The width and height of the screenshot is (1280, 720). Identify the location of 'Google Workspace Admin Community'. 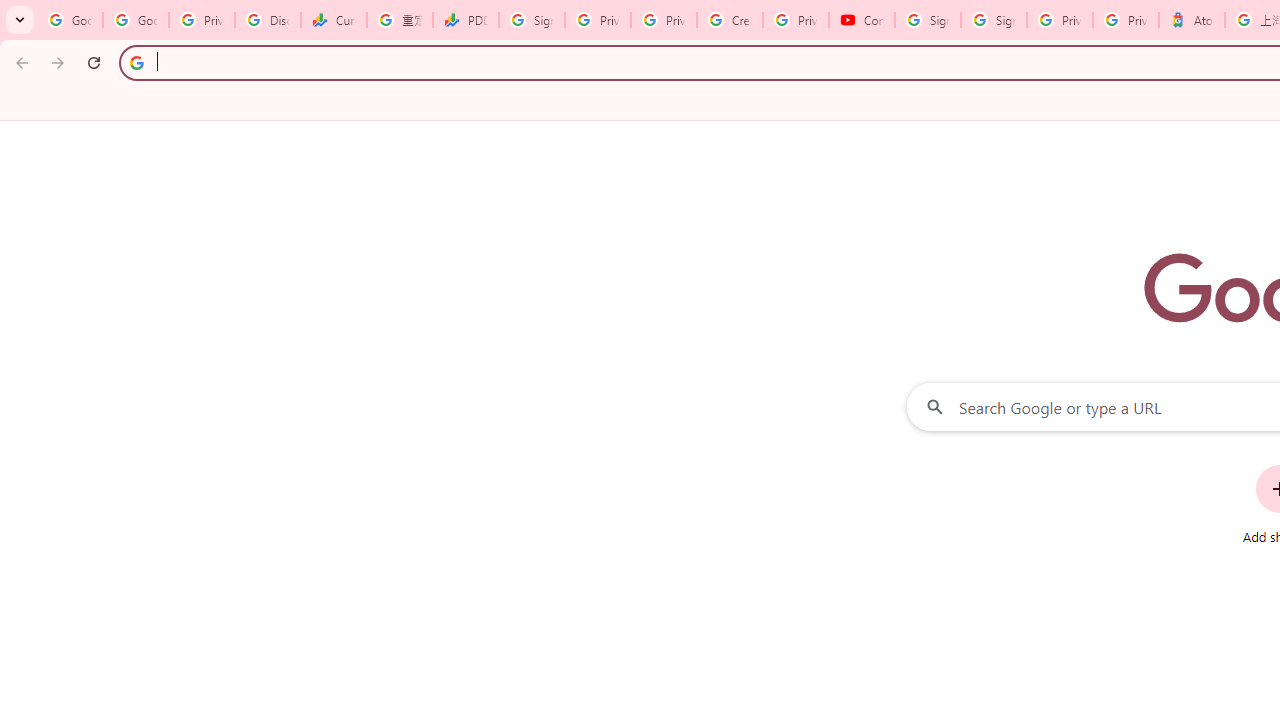
(70, 20).